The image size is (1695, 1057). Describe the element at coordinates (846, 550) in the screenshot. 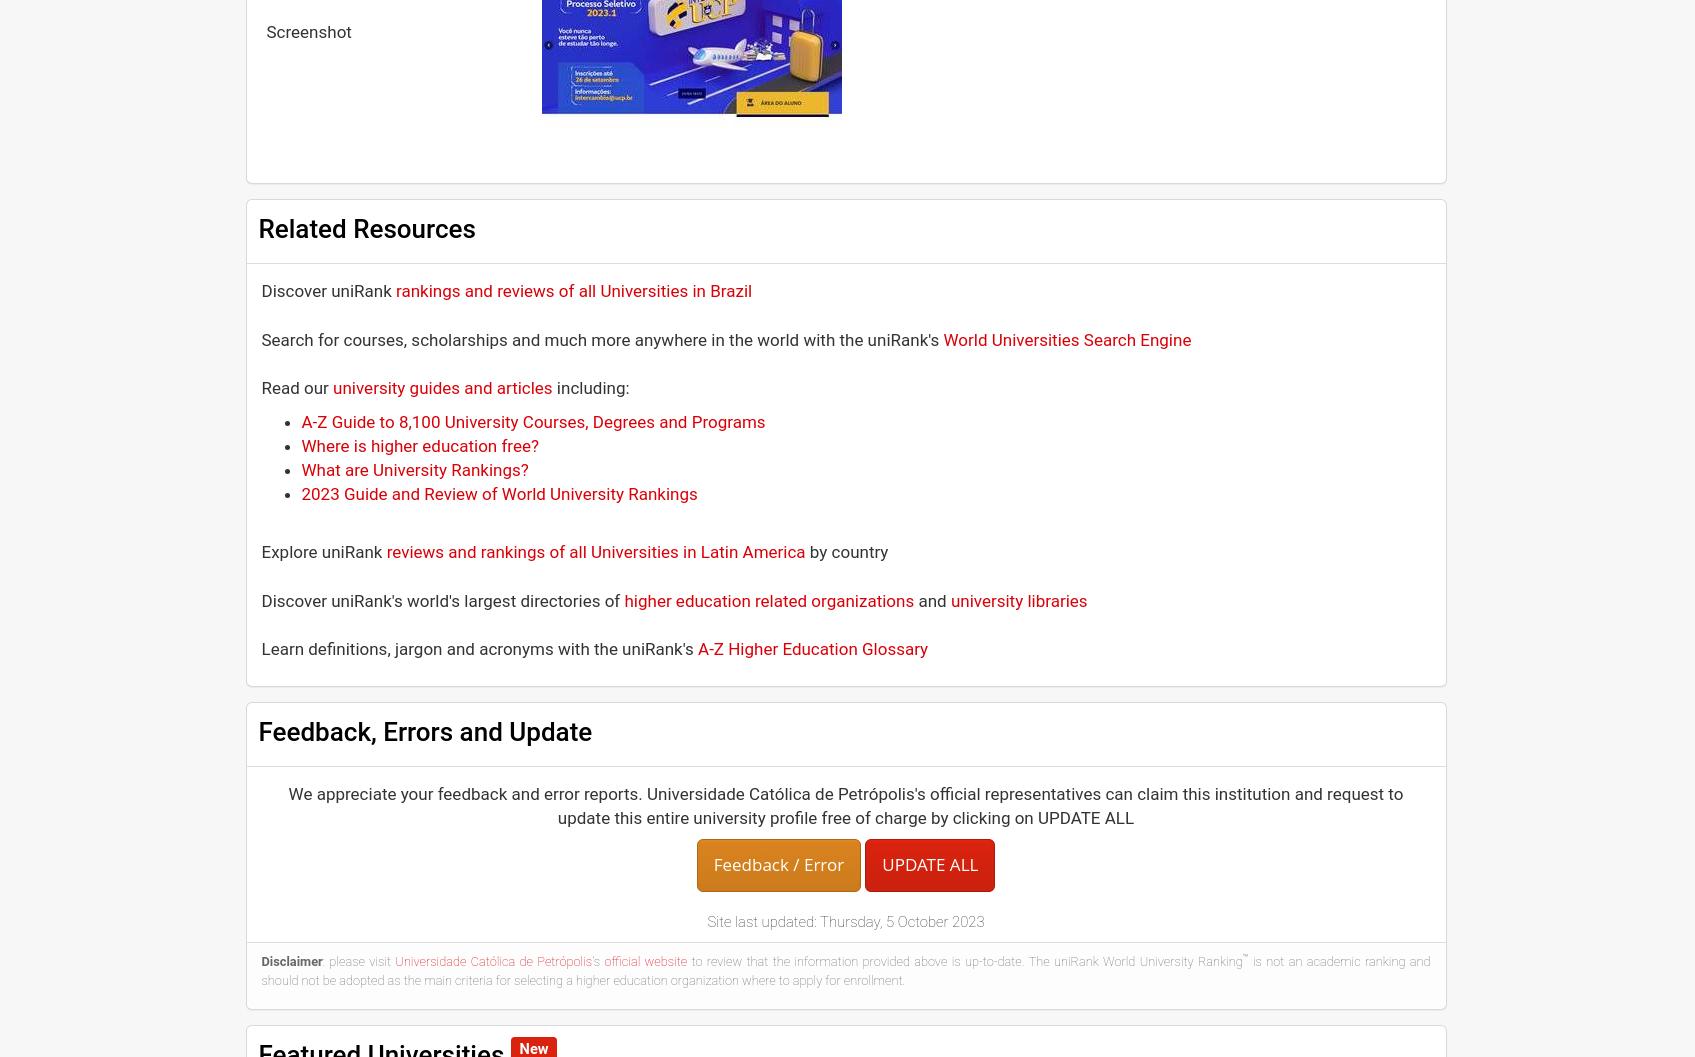

I see `'by country'` at that location.